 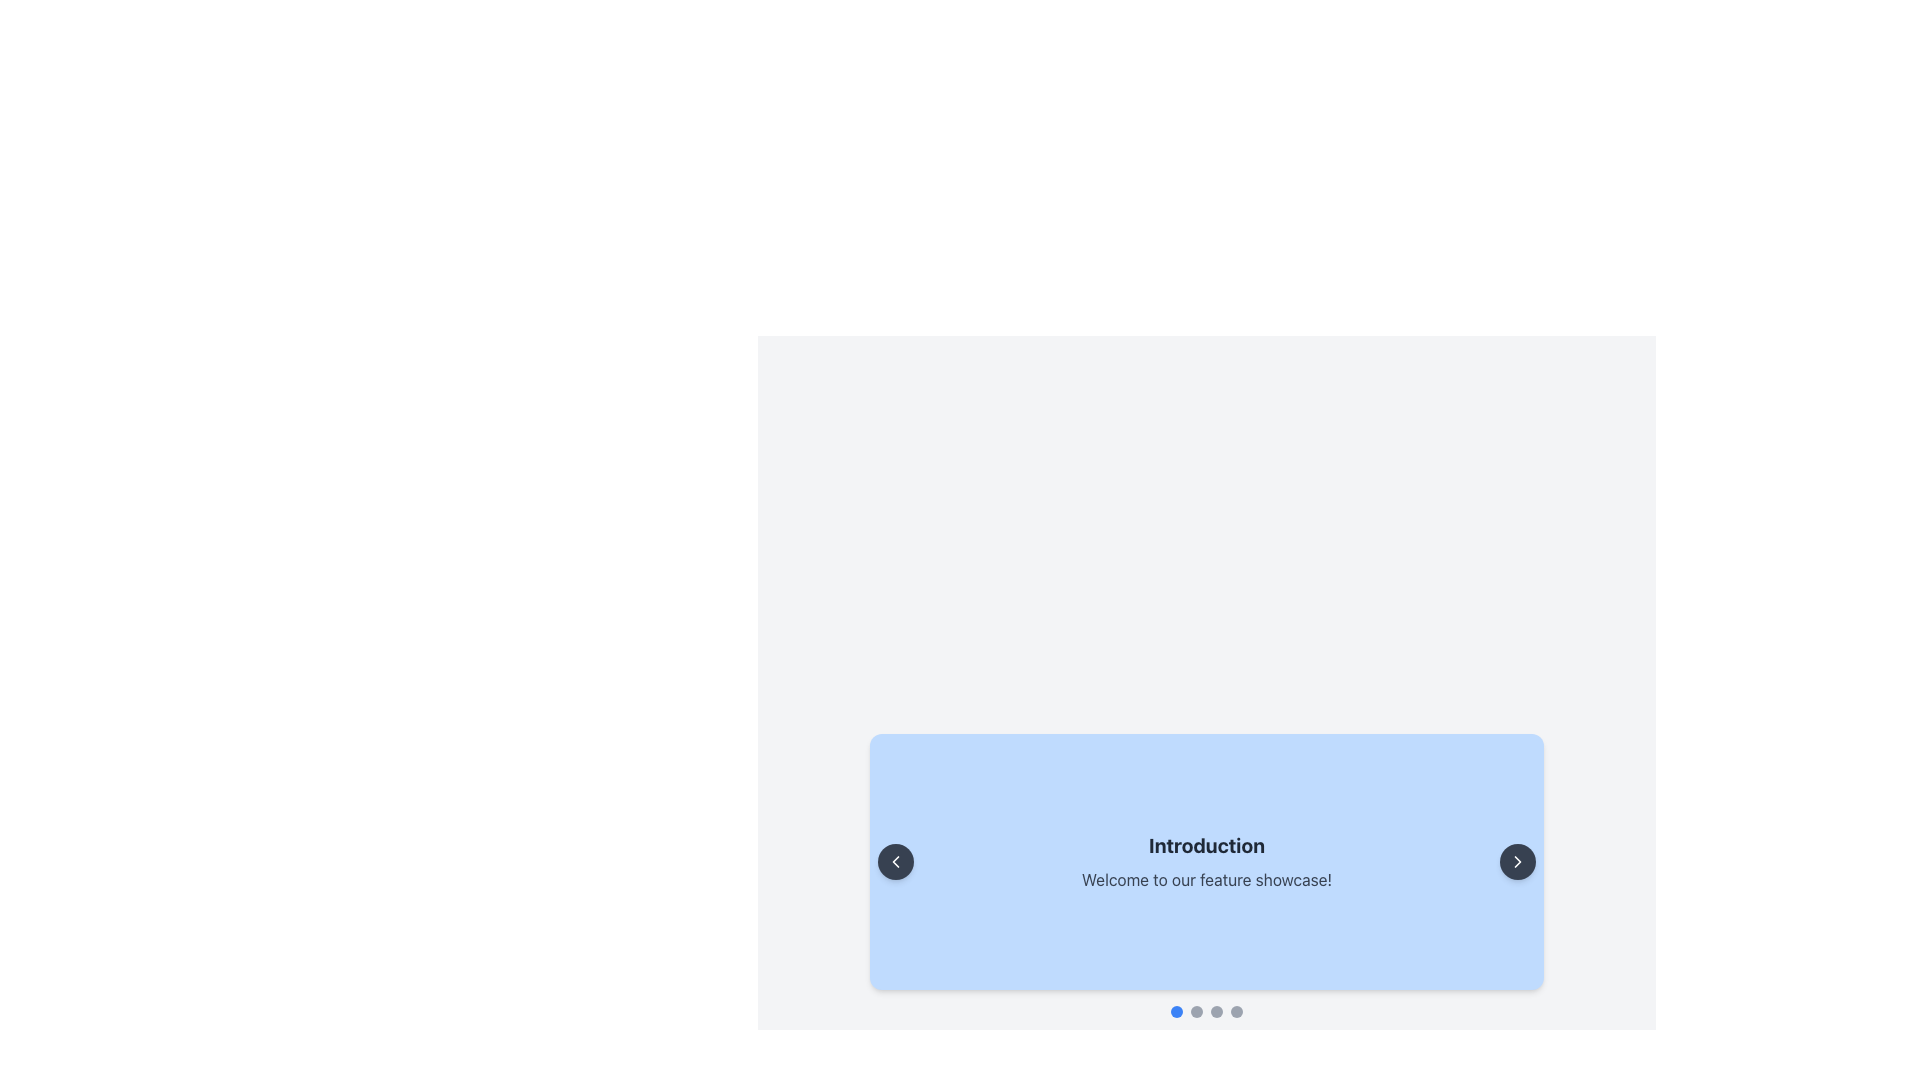 What do you see at coordinates (895, 860) in the screenshot?
I see `the circular button with a dark gray background and white chevron icon pointing left, located on the left side of the blue panel under the 'Introduction' content` at bounding box center [895, 860].